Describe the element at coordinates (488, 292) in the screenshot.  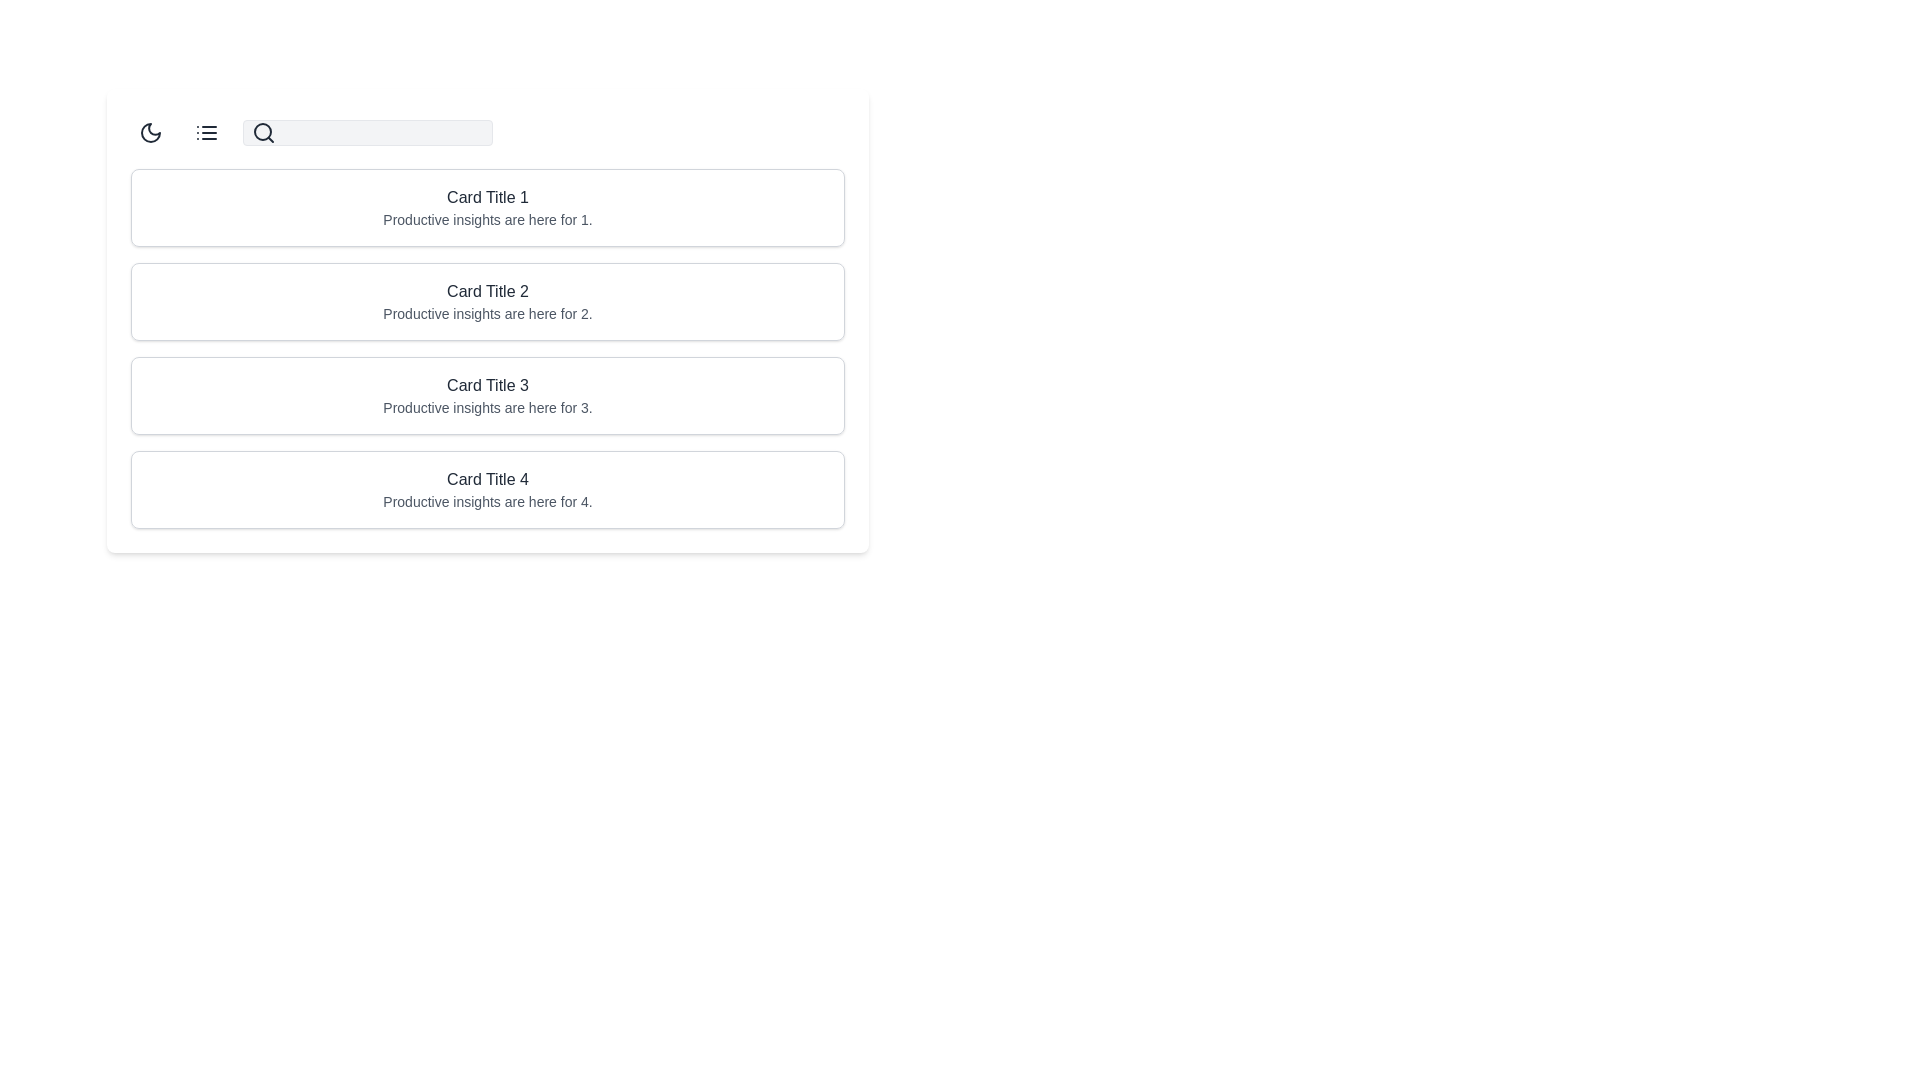
I see `text content of the primary title or heading Text Label located at the top of the second card in a vertically stacked list of similar cards` at that location.